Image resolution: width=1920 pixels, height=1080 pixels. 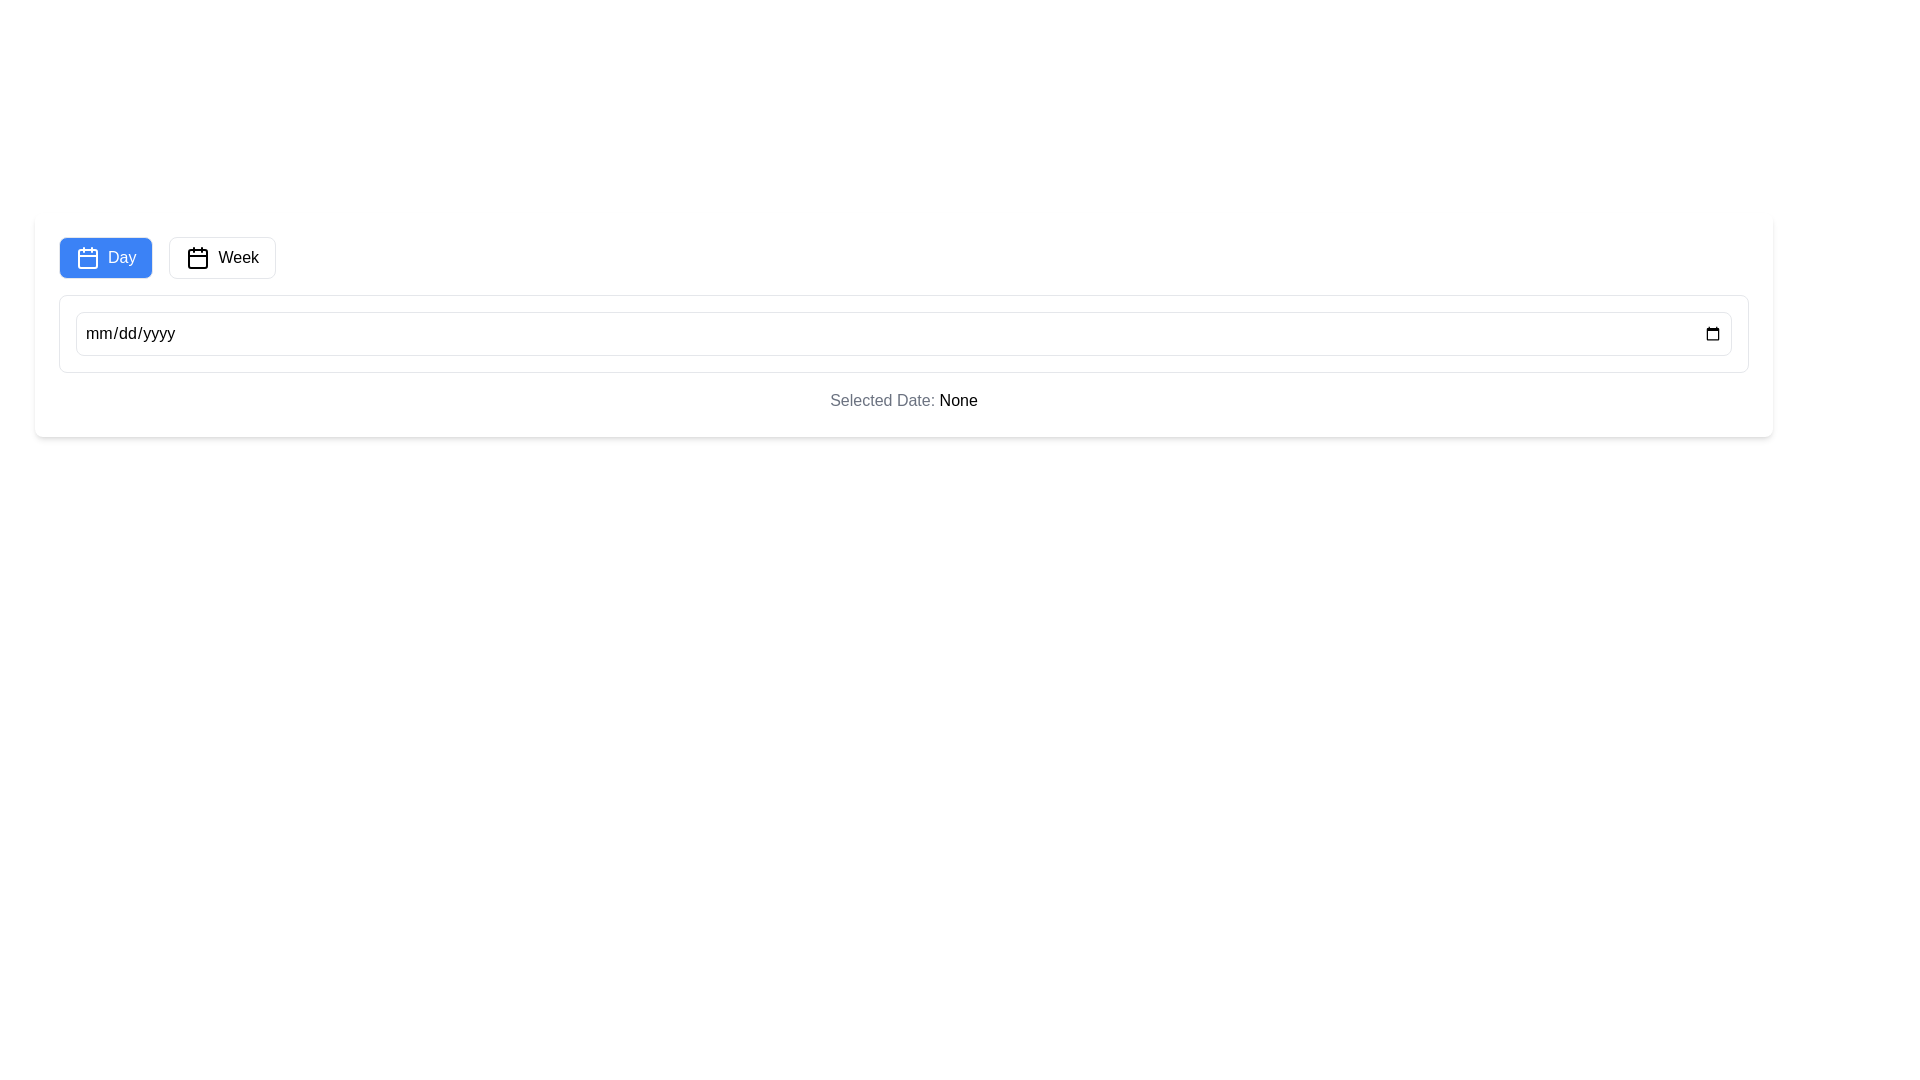 I want to click on the small outlined calendar icon located to the left of the 'Week' text, so click(x=198, y=257).